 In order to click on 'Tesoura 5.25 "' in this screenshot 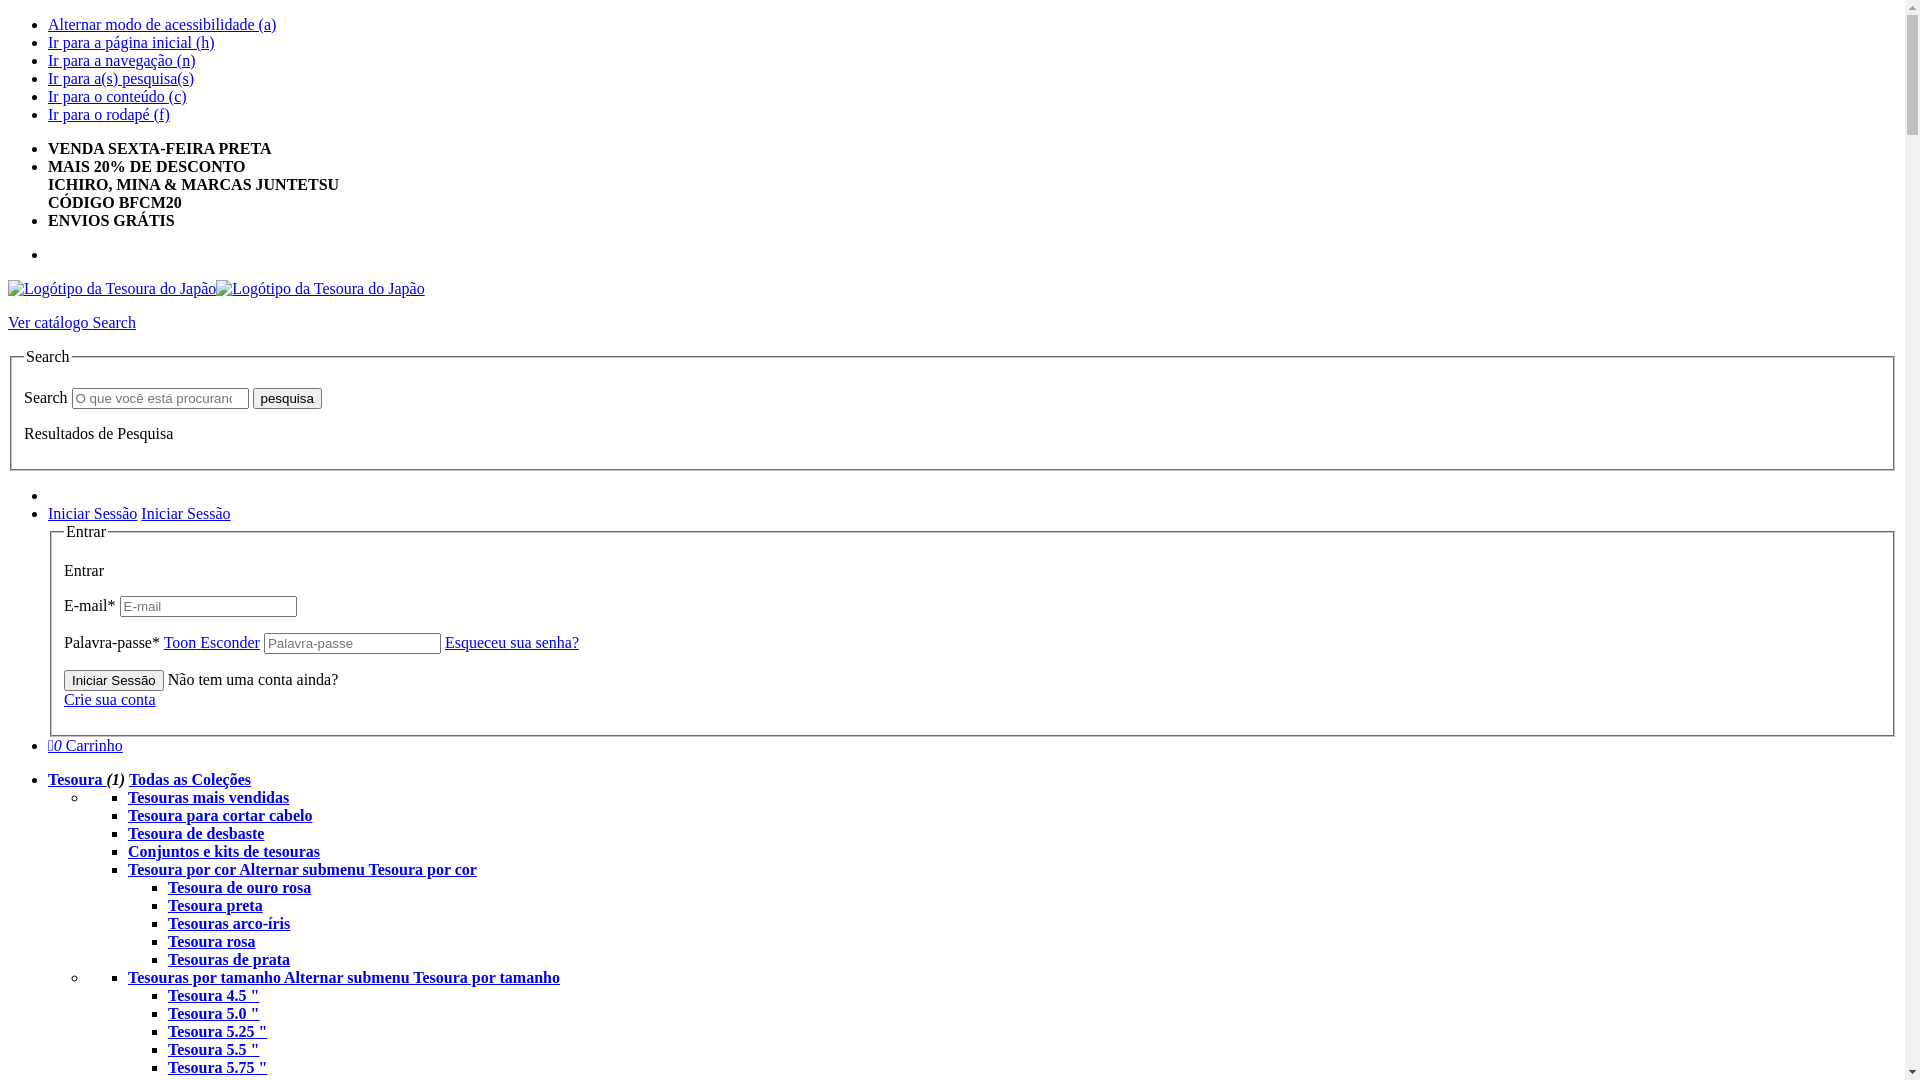, I will do `click(217, 1031)`.